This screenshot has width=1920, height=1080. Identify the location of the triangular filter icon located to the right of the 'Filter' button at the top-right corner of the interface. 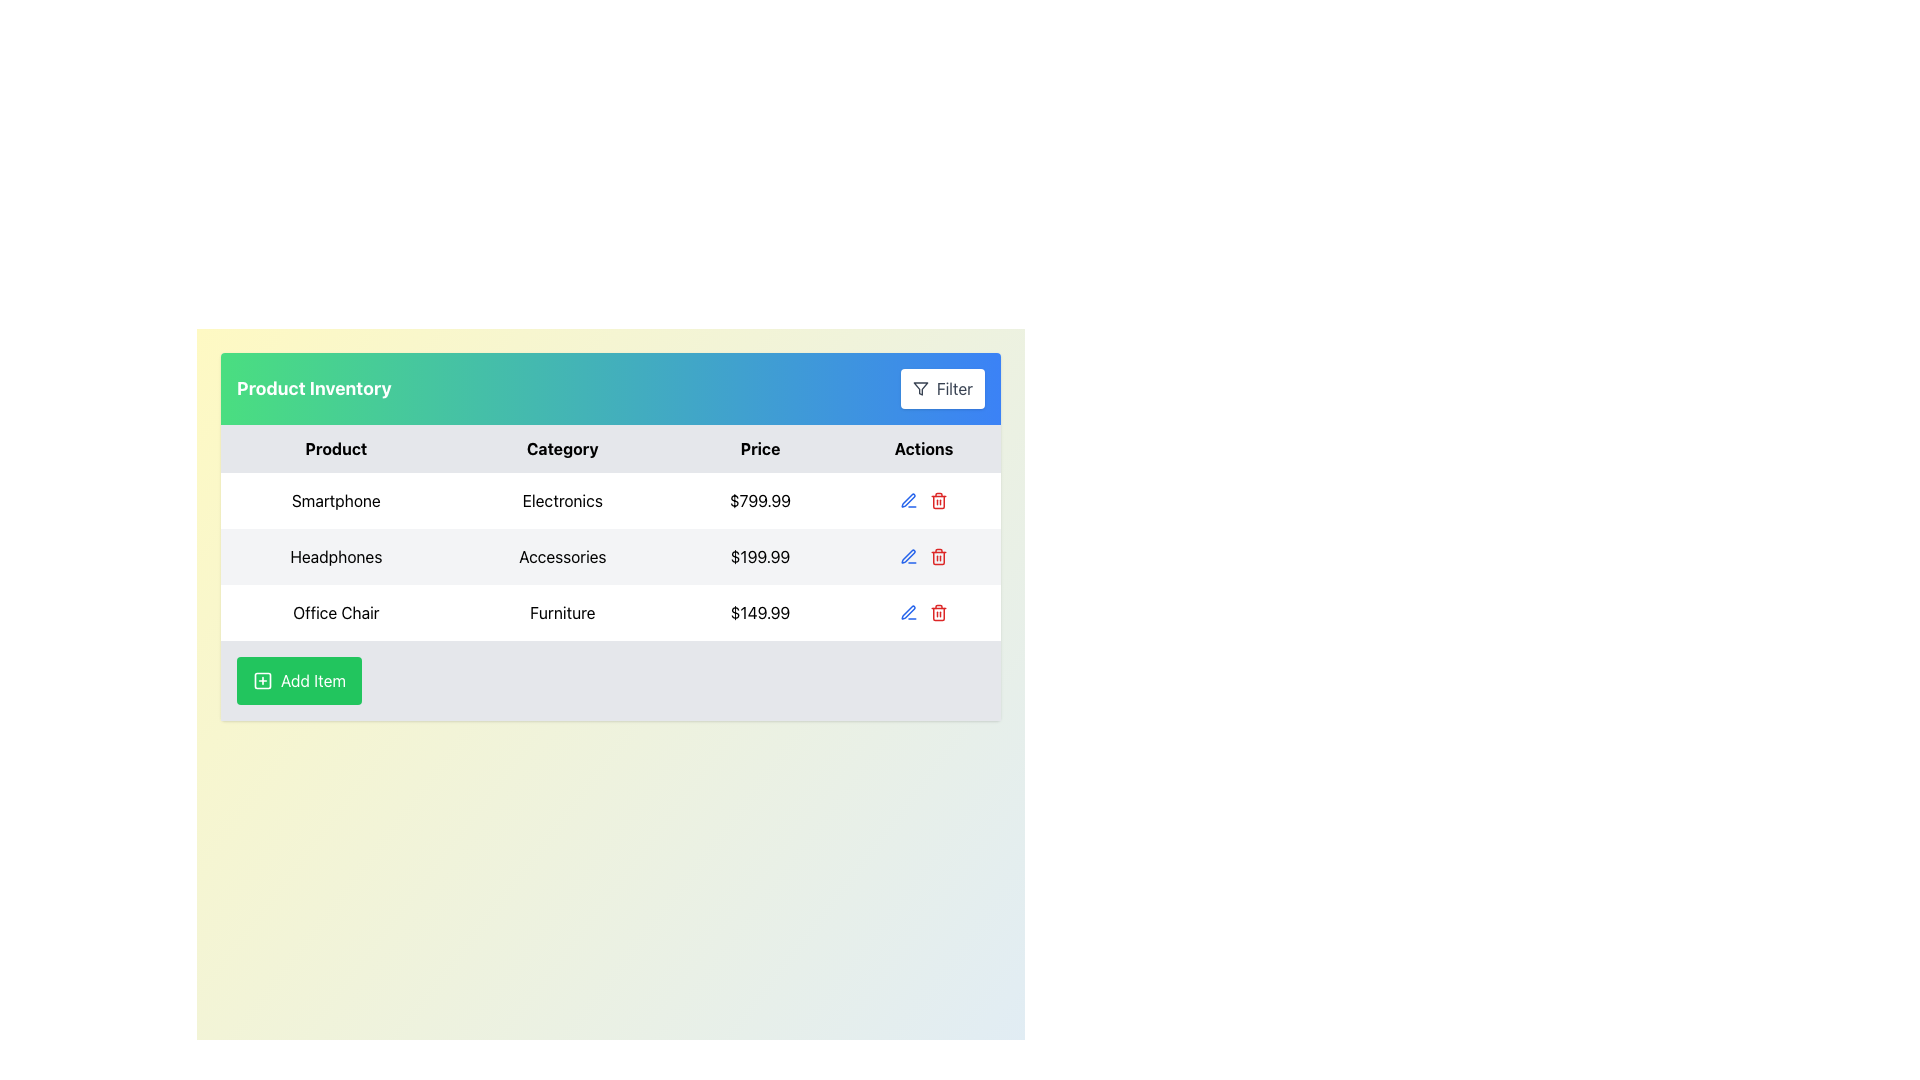
(919, 389).